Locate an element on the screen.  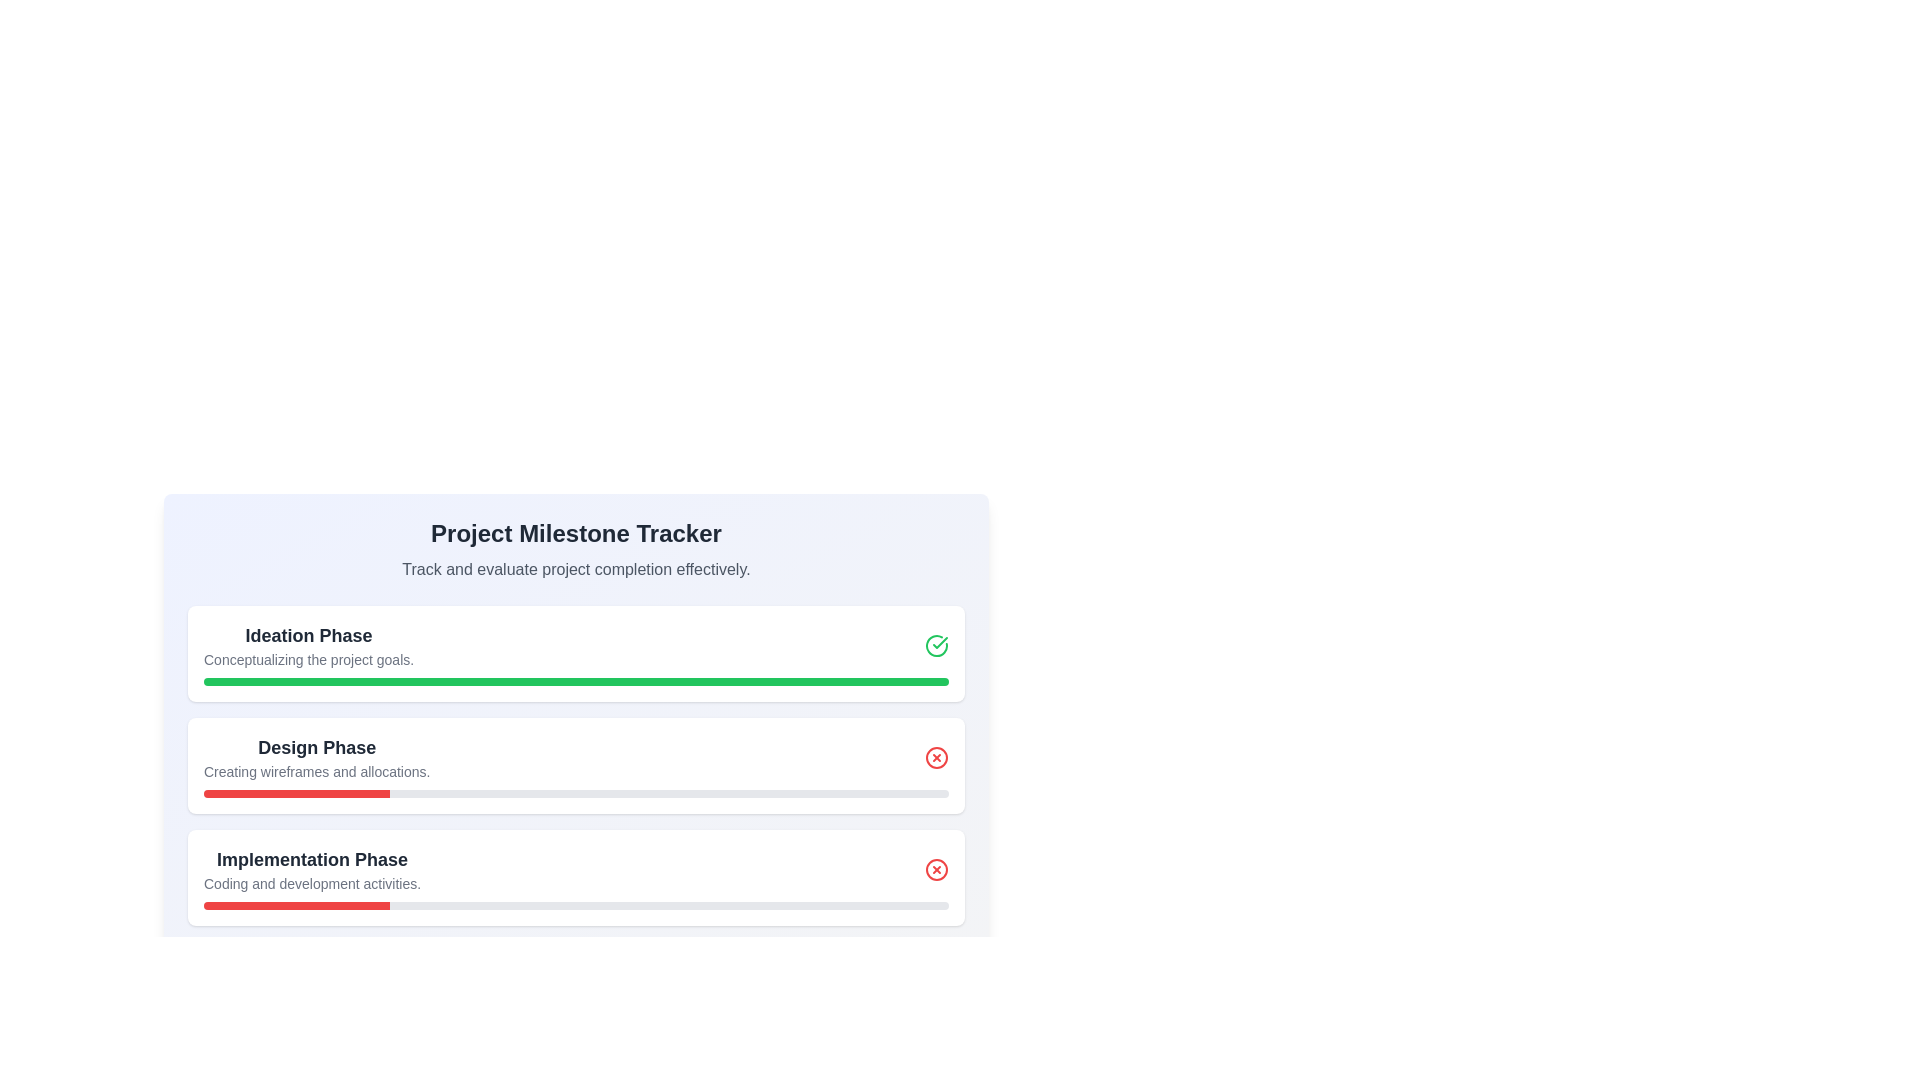
the progress visually on the horizontal progress bar located in the 'Ideation Phase' section, below 'Conceptualizing the project goals.' is located at coordinates (575, 681).